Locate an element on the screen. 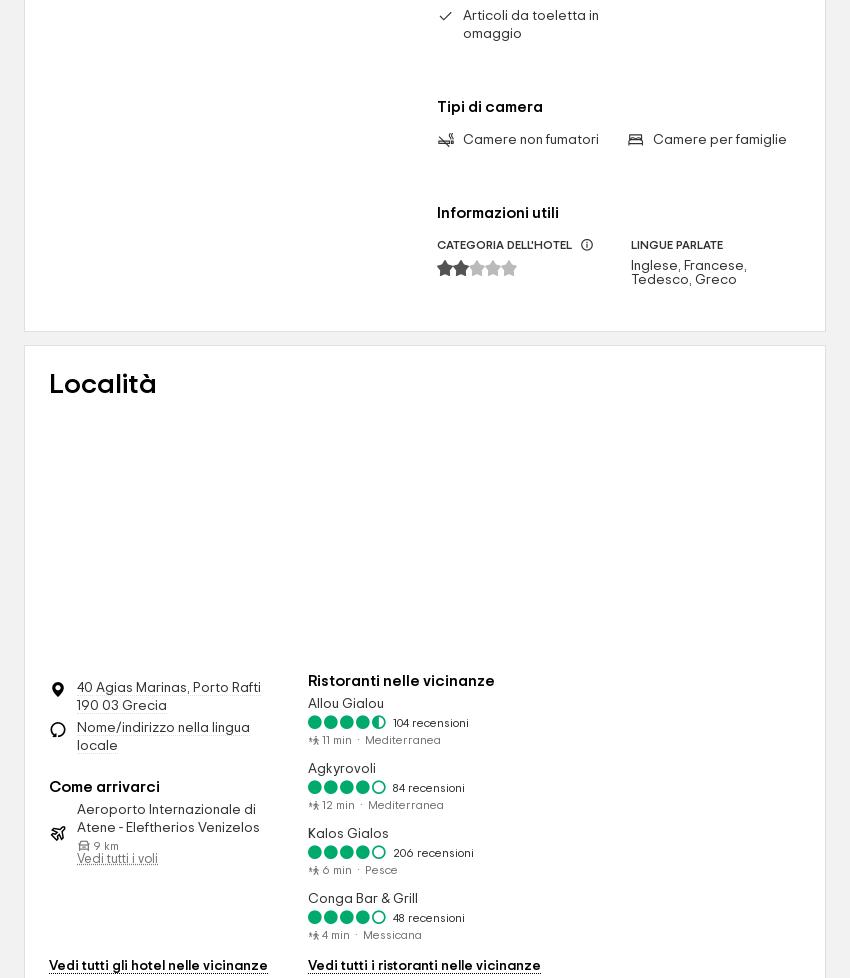  '9' is located at coordinates (95, 844).